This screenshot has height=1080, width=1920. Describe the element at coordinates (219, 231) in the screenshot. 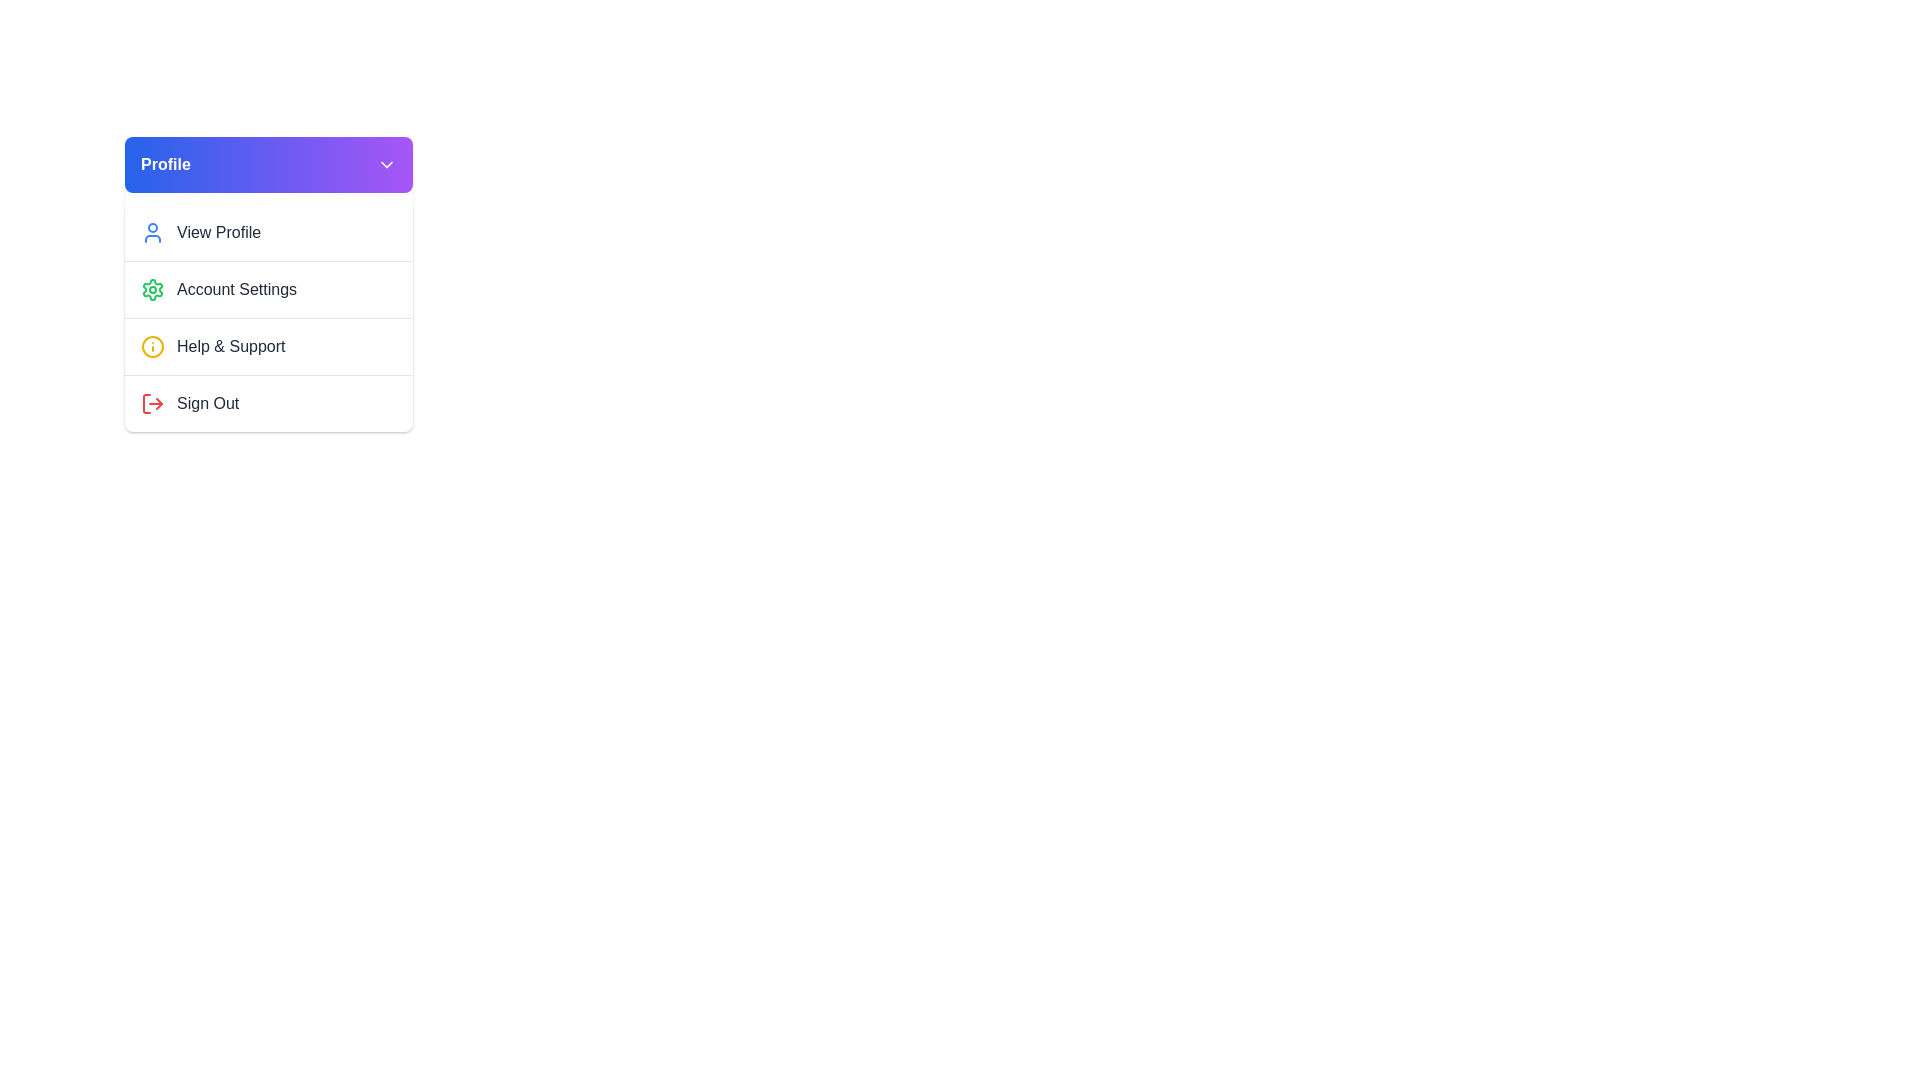

I see `the 'View Profile' text label, which is styled in medium dark gray and is the first item in the 'Profile' dropdown panel` at that location.